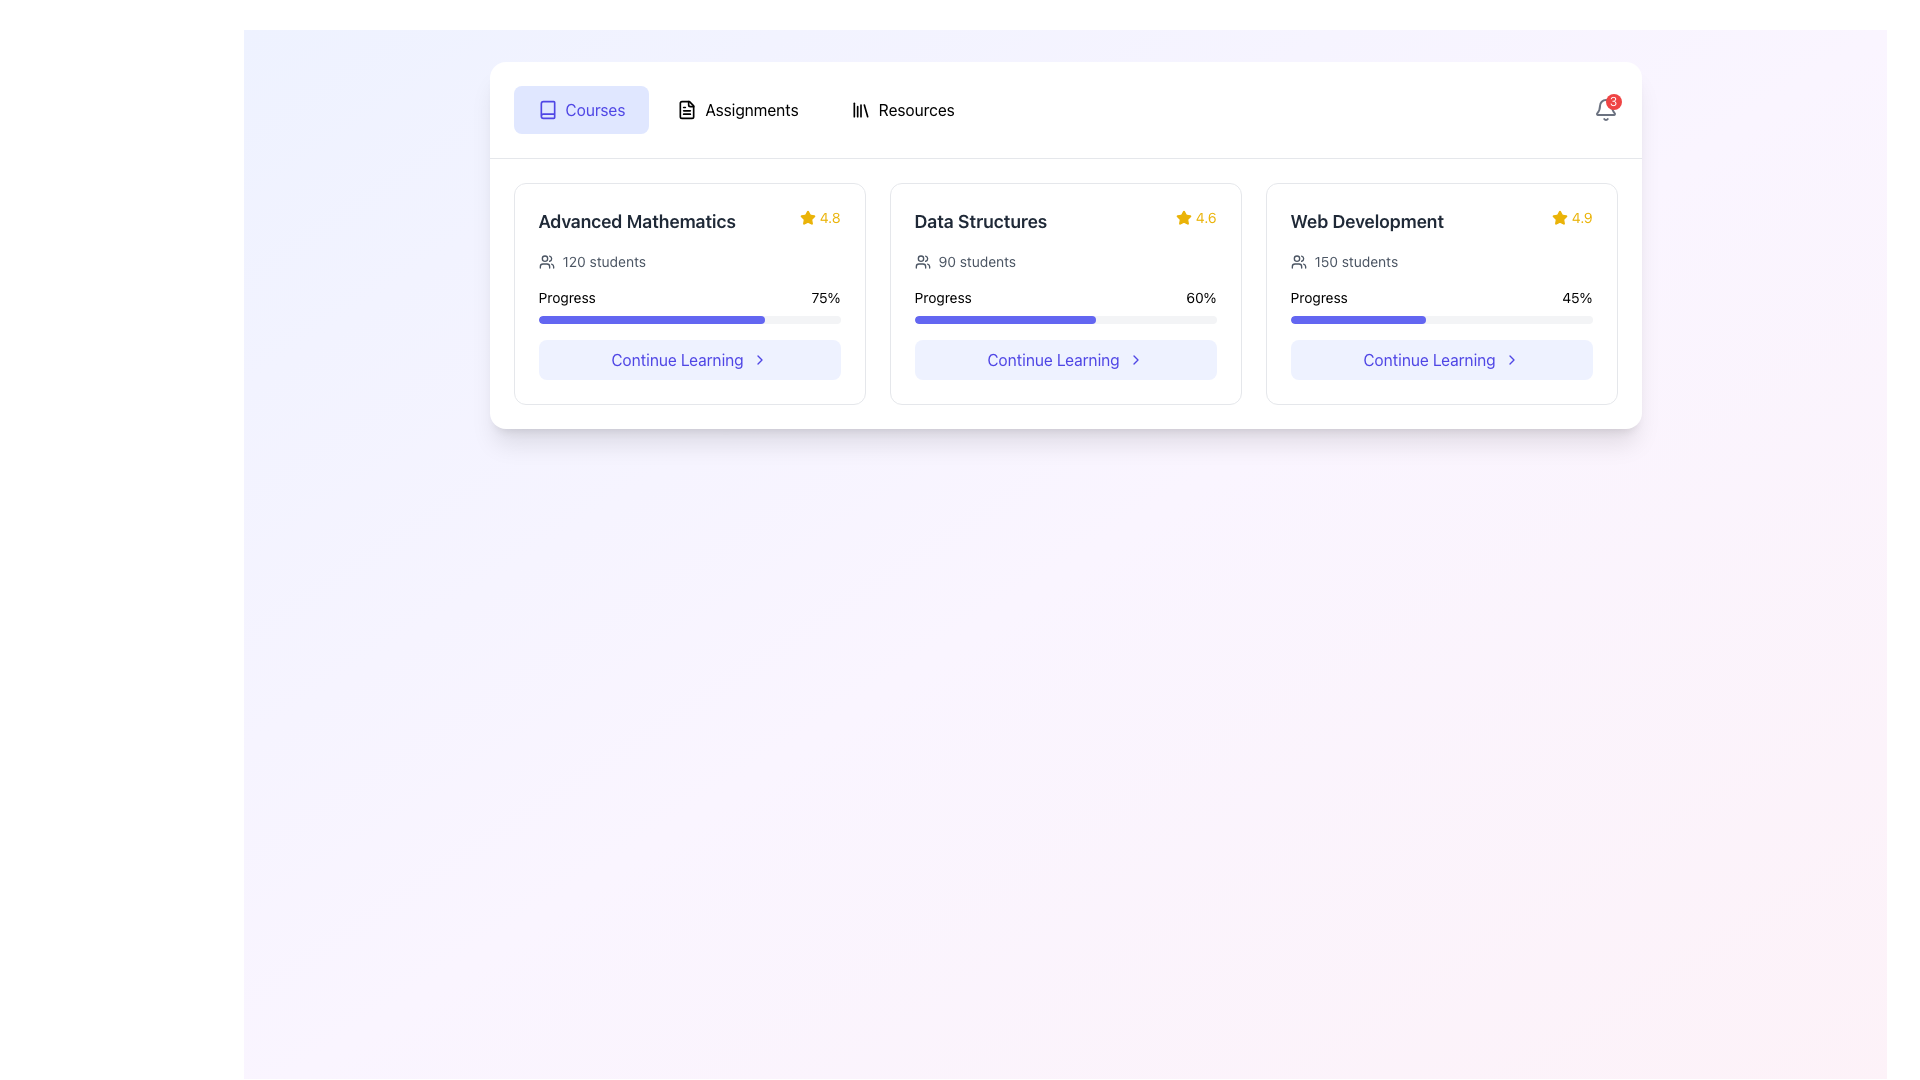 The height and width of the screenshot is (1080, 1920). I want to click on the 'Courses' button in the horizontal menu bar at the top of the interface, so click(580, 110).